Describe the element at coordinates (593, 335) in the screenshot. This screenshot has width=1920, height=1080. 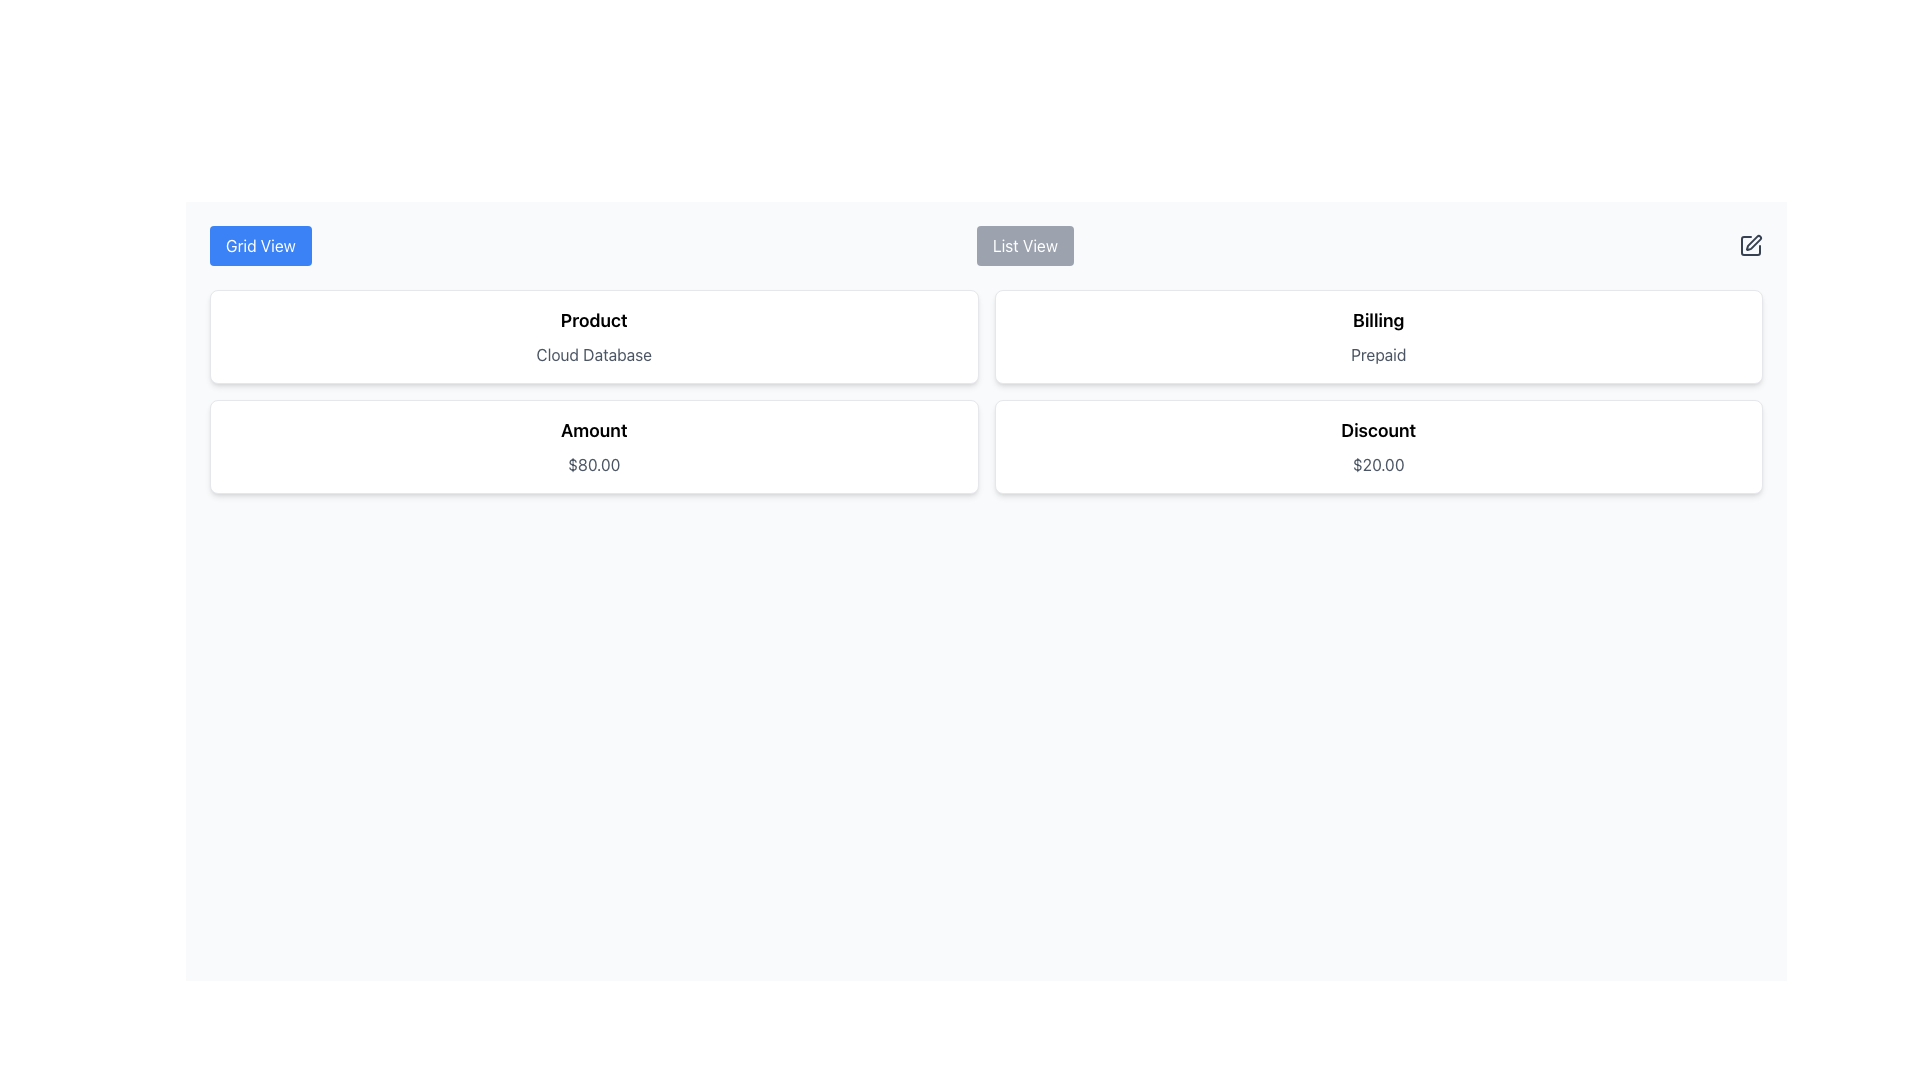
I see `the Information Card located in the first column and first row of the grid layout` at that location.